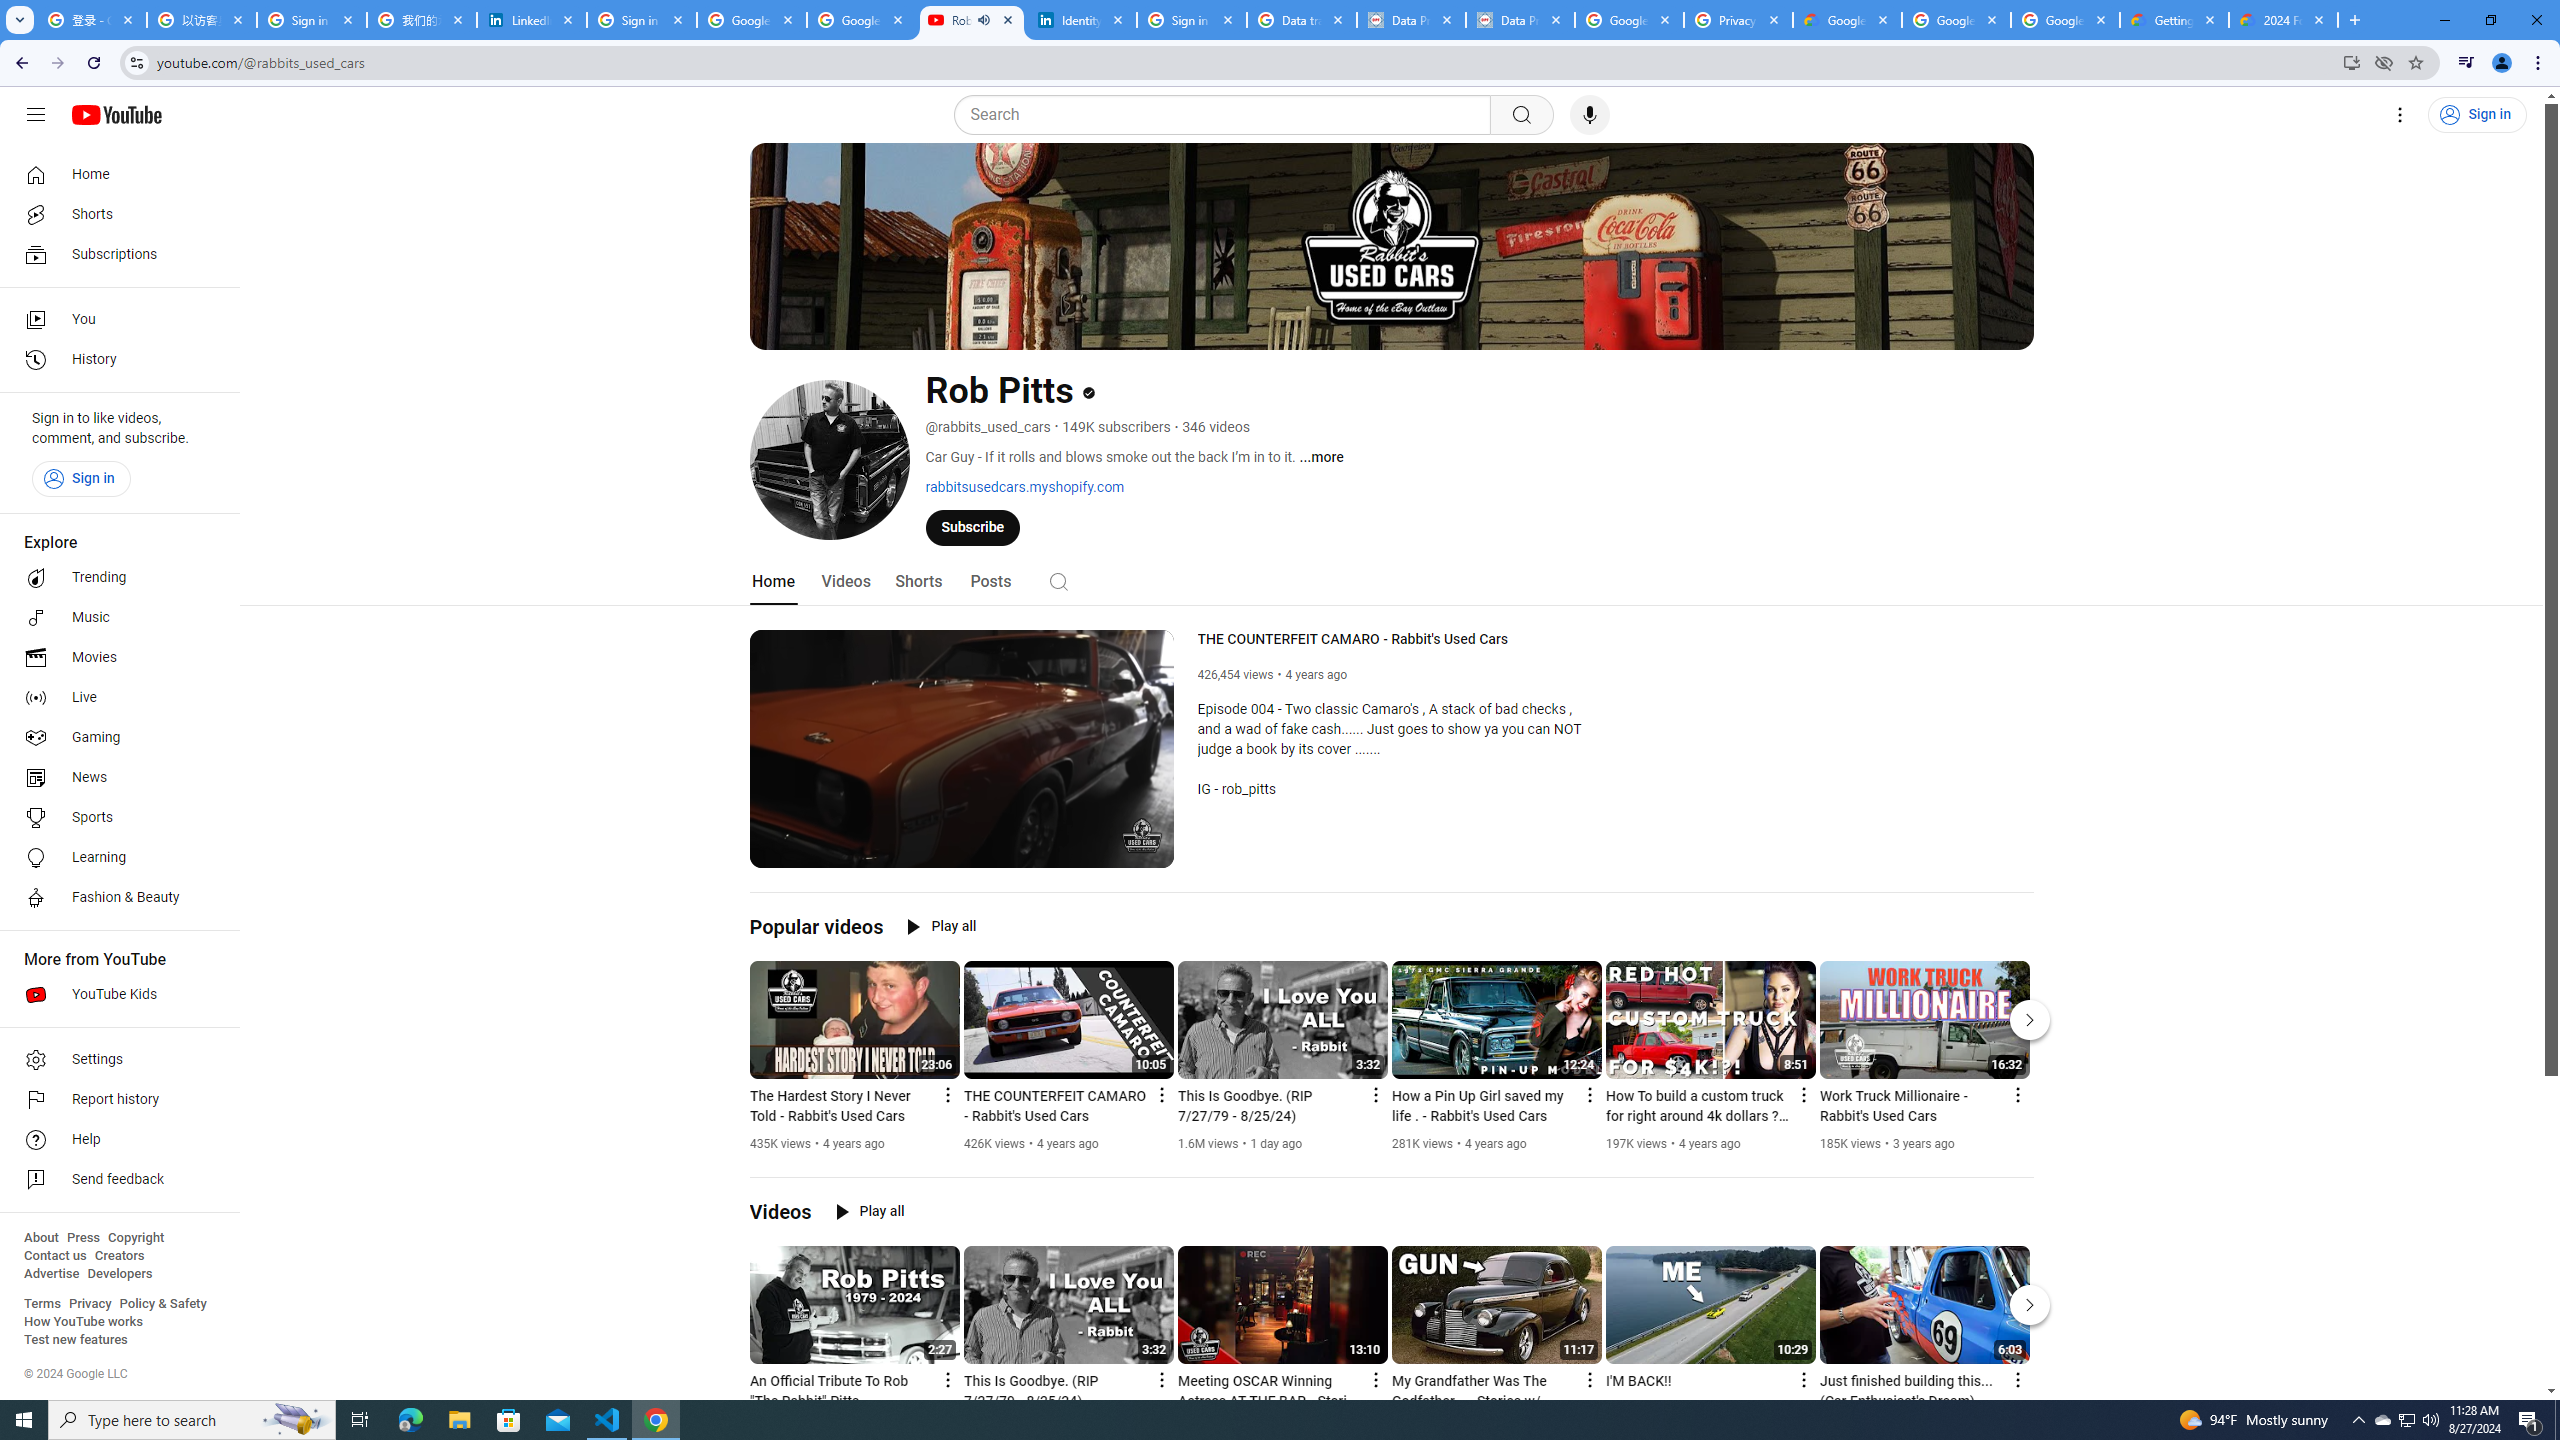 Image resolution: width=2560 pixels, height=1440 pixels. What do you see at coordinates (2030, 1303) in the screenshot?
I see `'Next'` at bounding box center [2030, 1303].